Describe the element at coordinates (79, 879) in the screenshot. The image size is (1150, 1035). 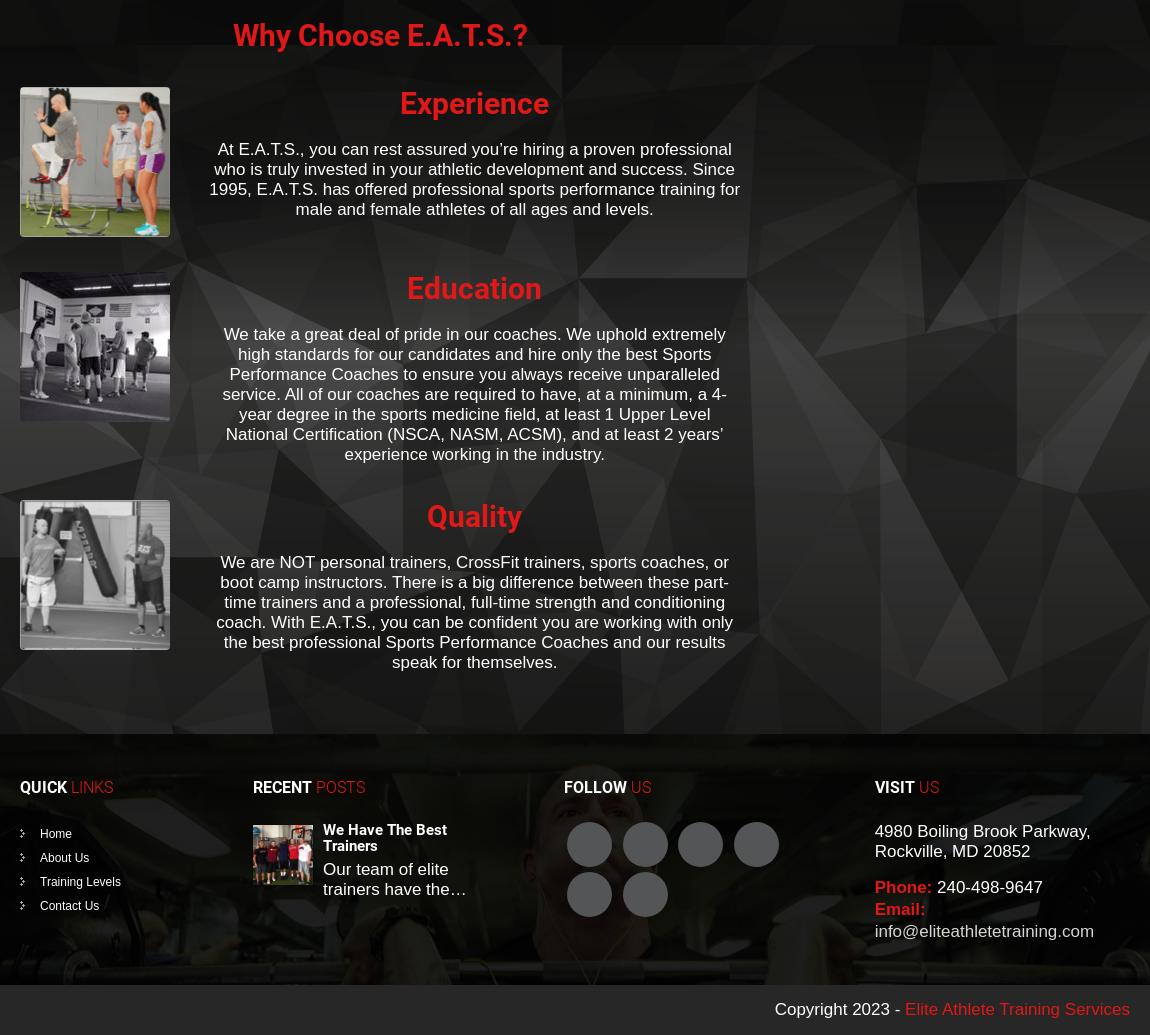
I see `'Training Levels'` at that location.